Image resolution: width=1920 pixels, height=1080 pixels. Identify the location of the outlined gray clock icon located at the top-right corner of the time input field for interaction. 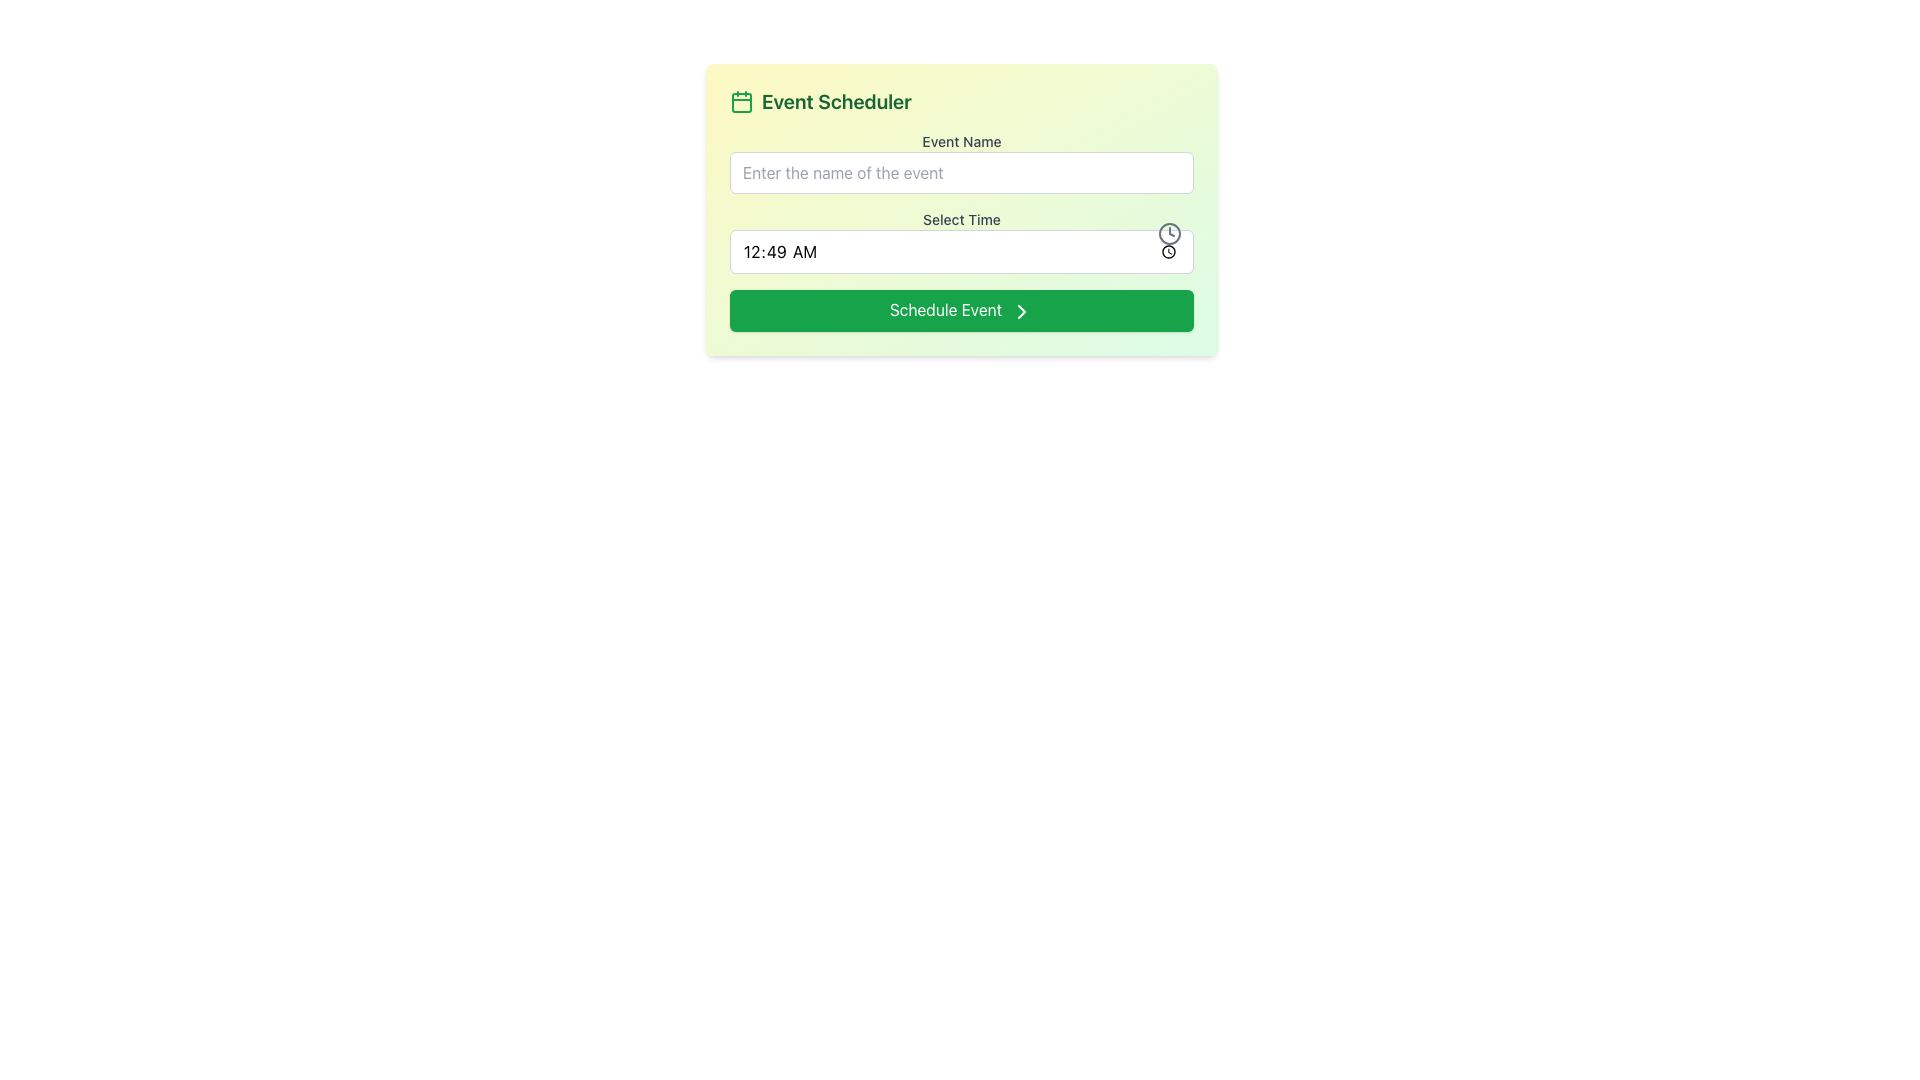
(1170, 233).